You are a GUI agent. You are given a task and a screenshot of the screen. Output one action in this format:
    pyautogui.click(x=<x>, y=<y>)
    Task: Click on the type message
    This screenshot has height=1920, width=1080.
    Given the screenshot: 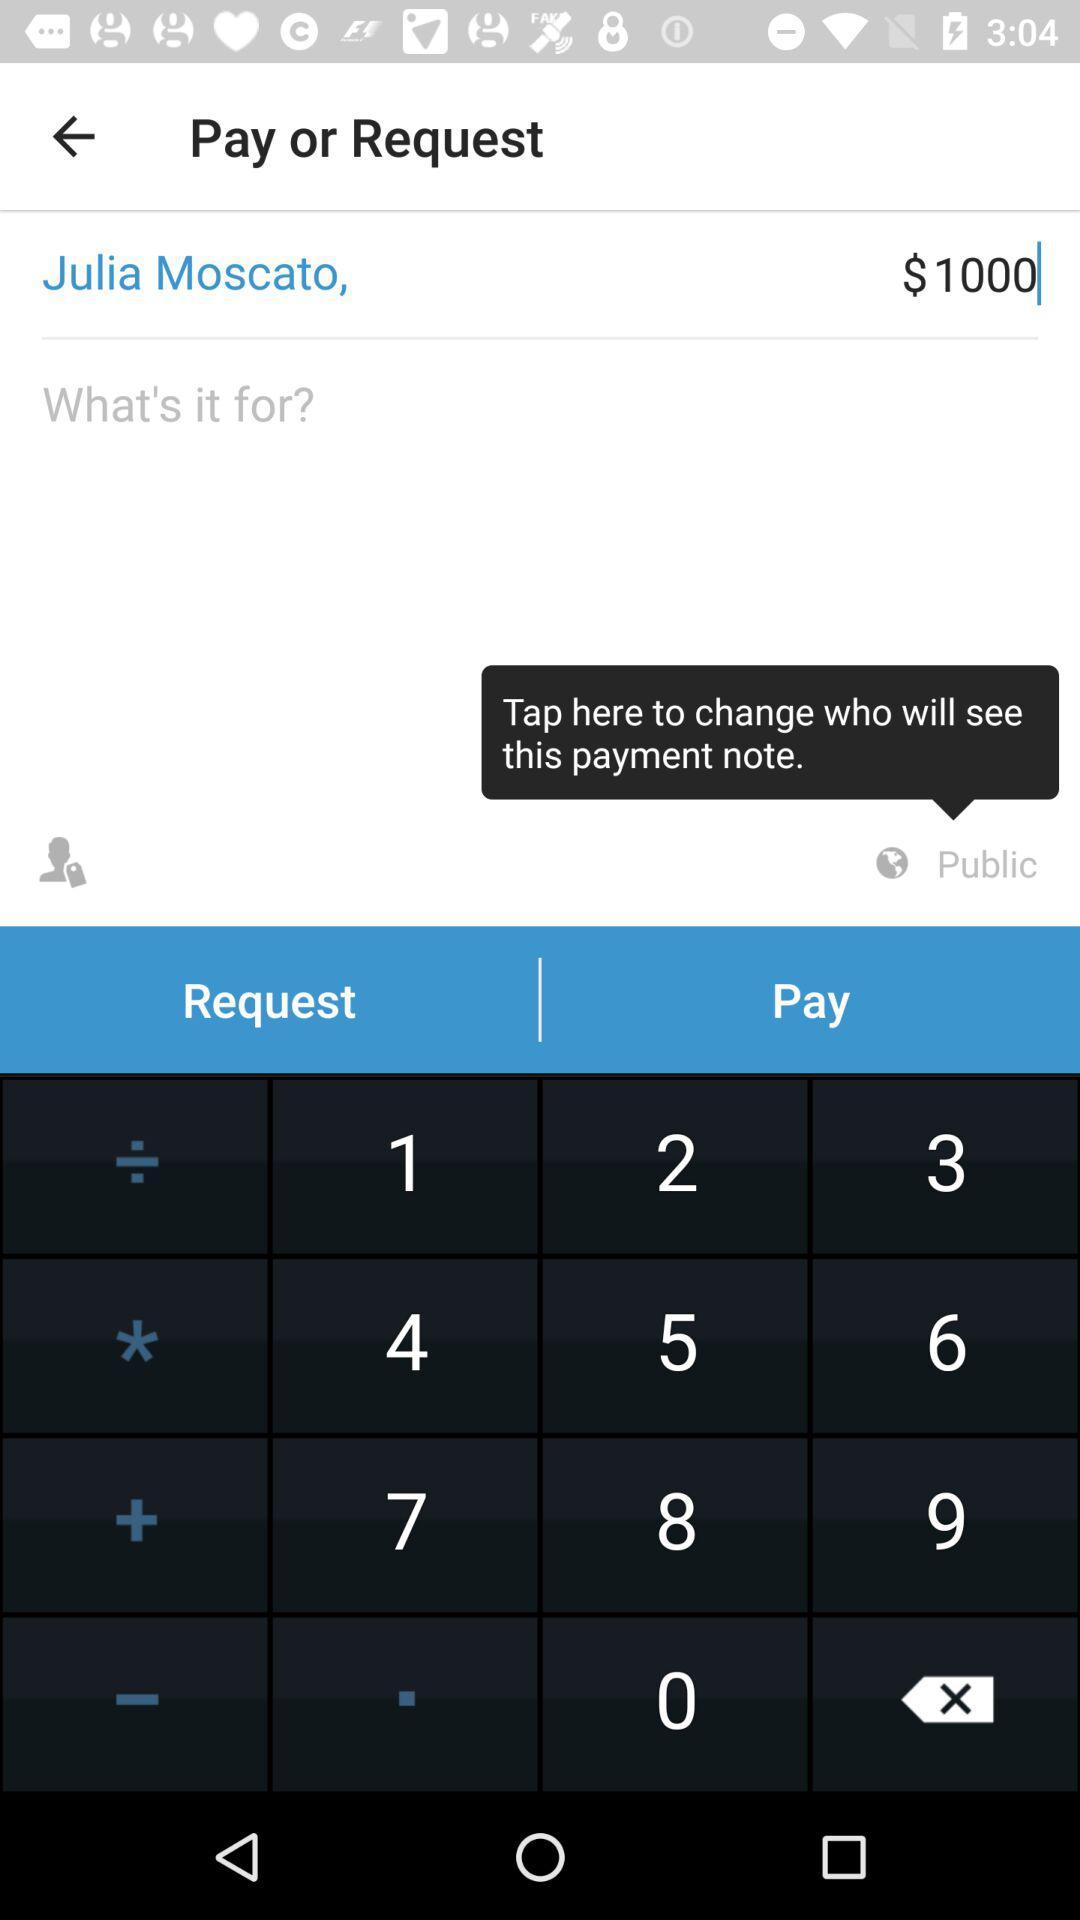 What is the action you would take?
    pyautogui.click(x=540, y=569)
    